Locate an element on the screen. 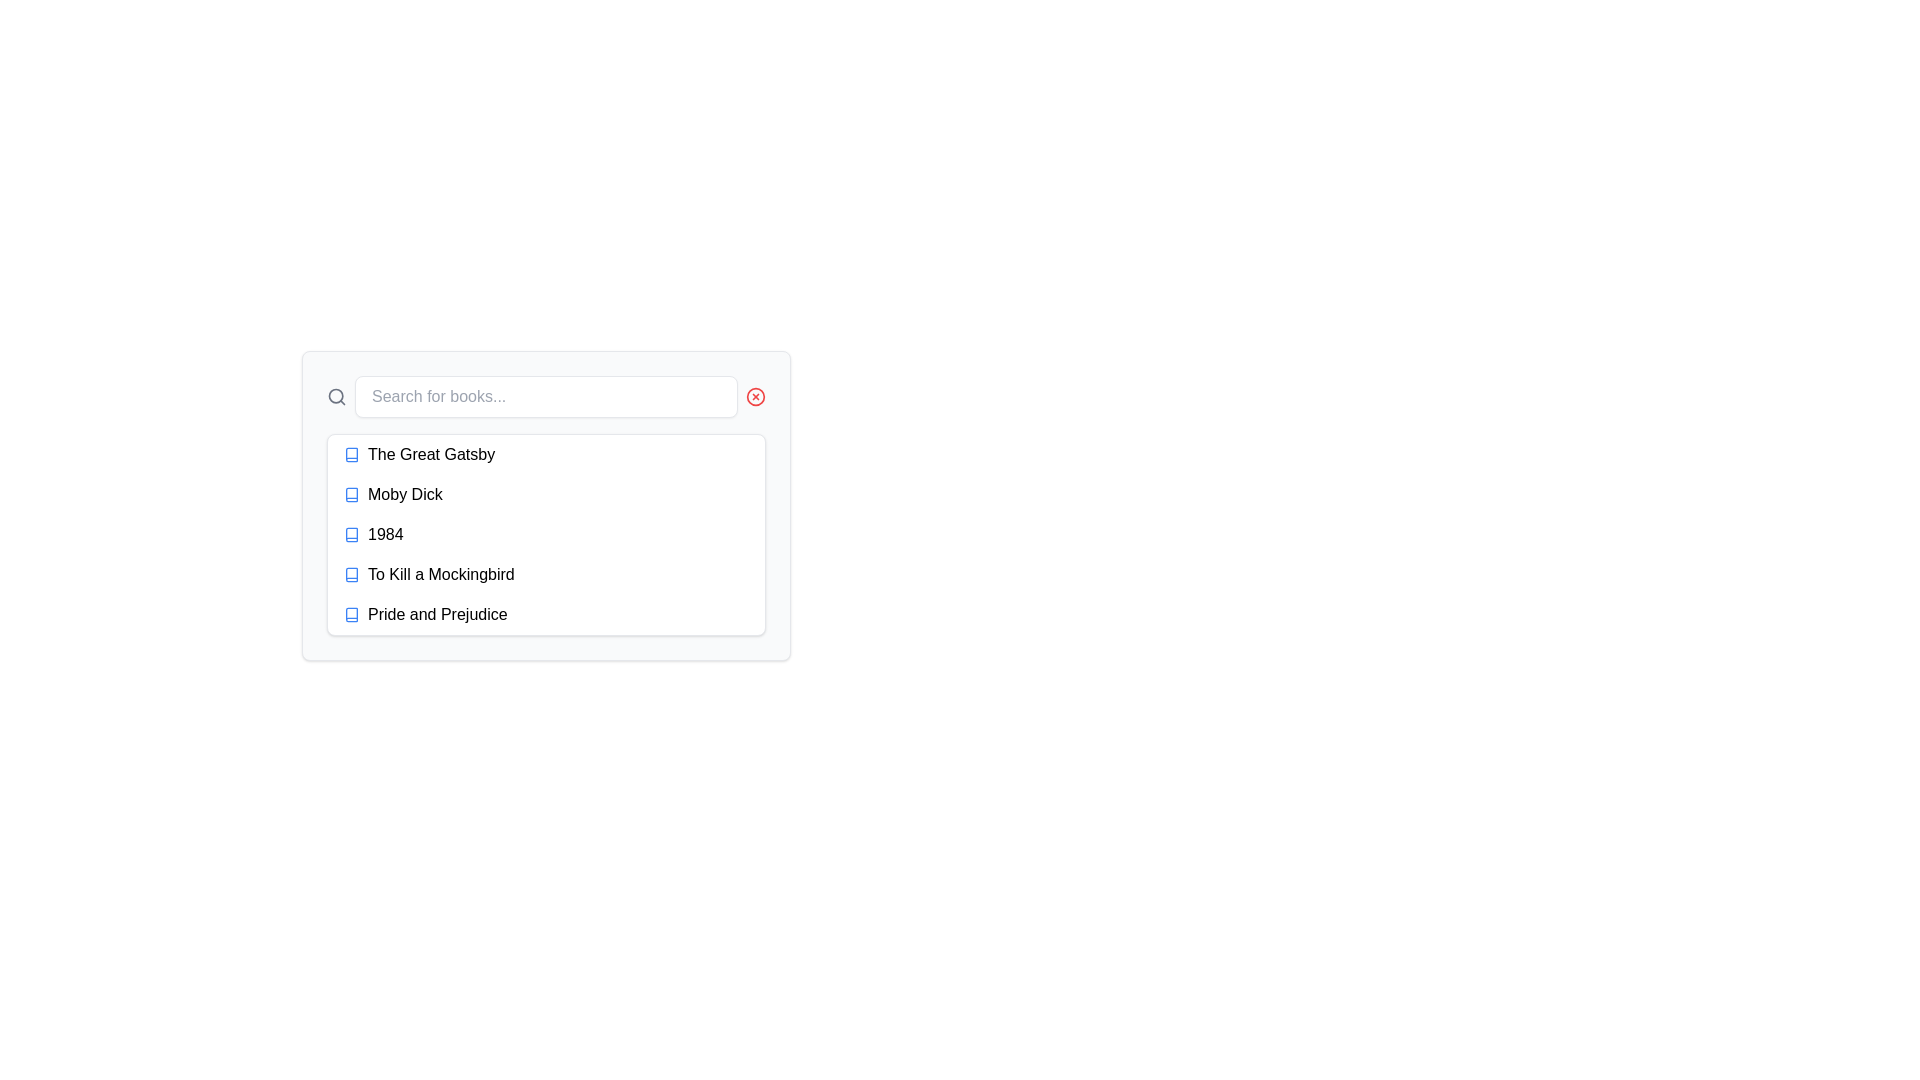  the fourth item is located at coordinates (546, 574).